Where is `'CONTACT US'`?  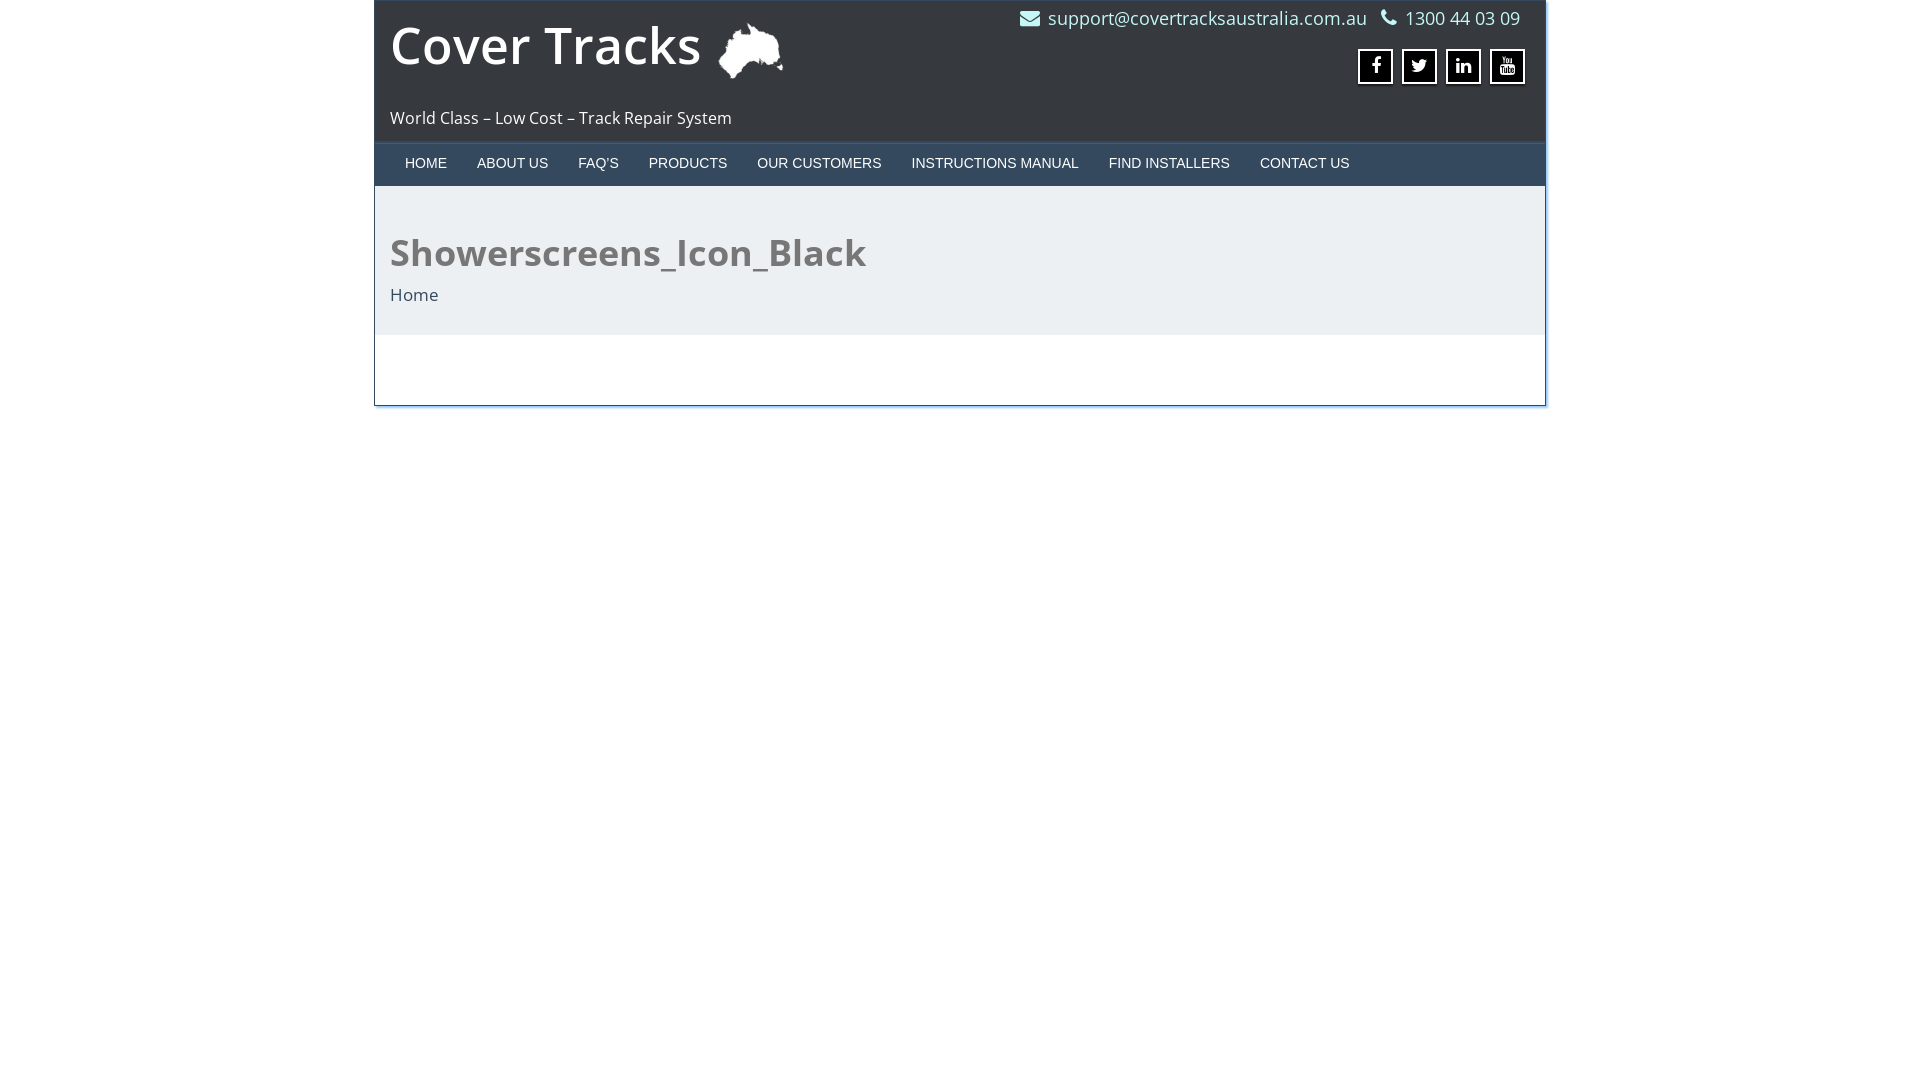 'CONTACT US' is located at coordinates (1305, 161).